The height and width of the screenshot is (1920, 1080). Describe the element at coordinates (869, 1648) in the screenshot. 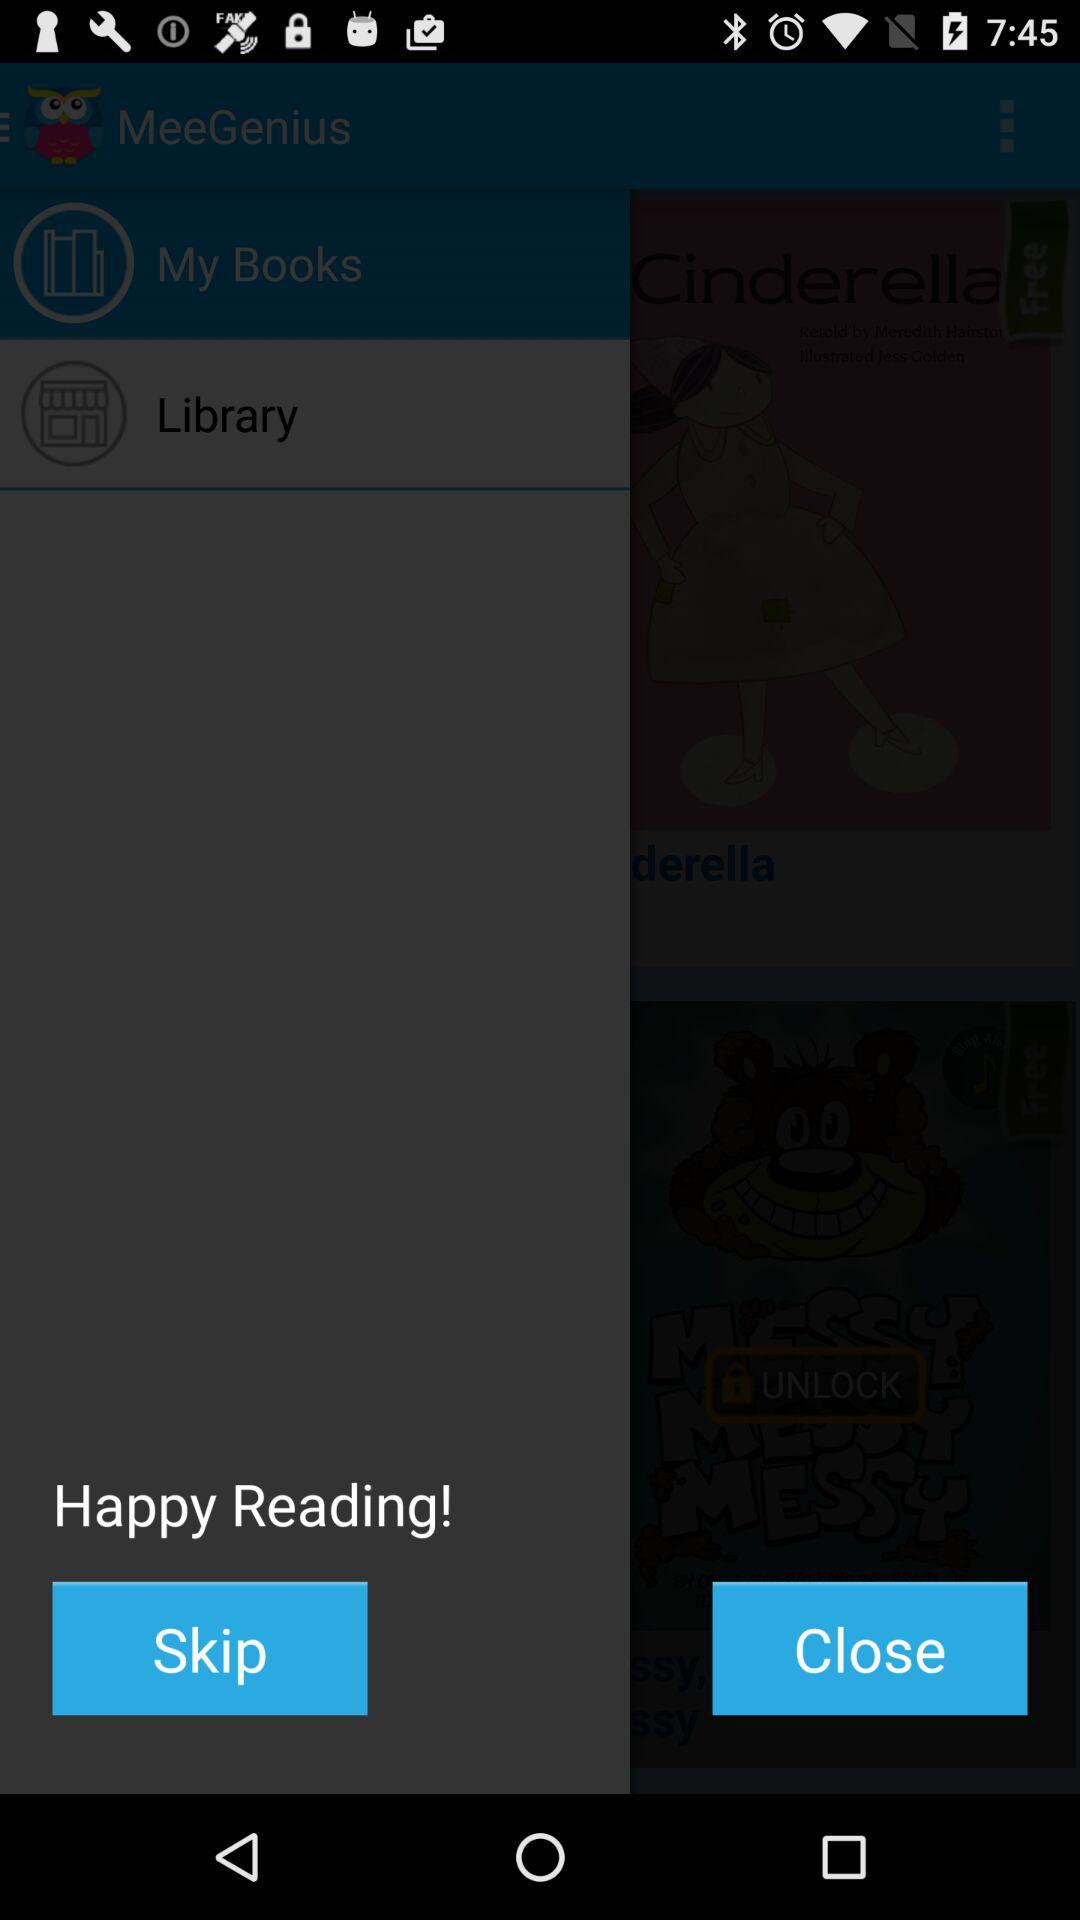

I see `close button` at that location.